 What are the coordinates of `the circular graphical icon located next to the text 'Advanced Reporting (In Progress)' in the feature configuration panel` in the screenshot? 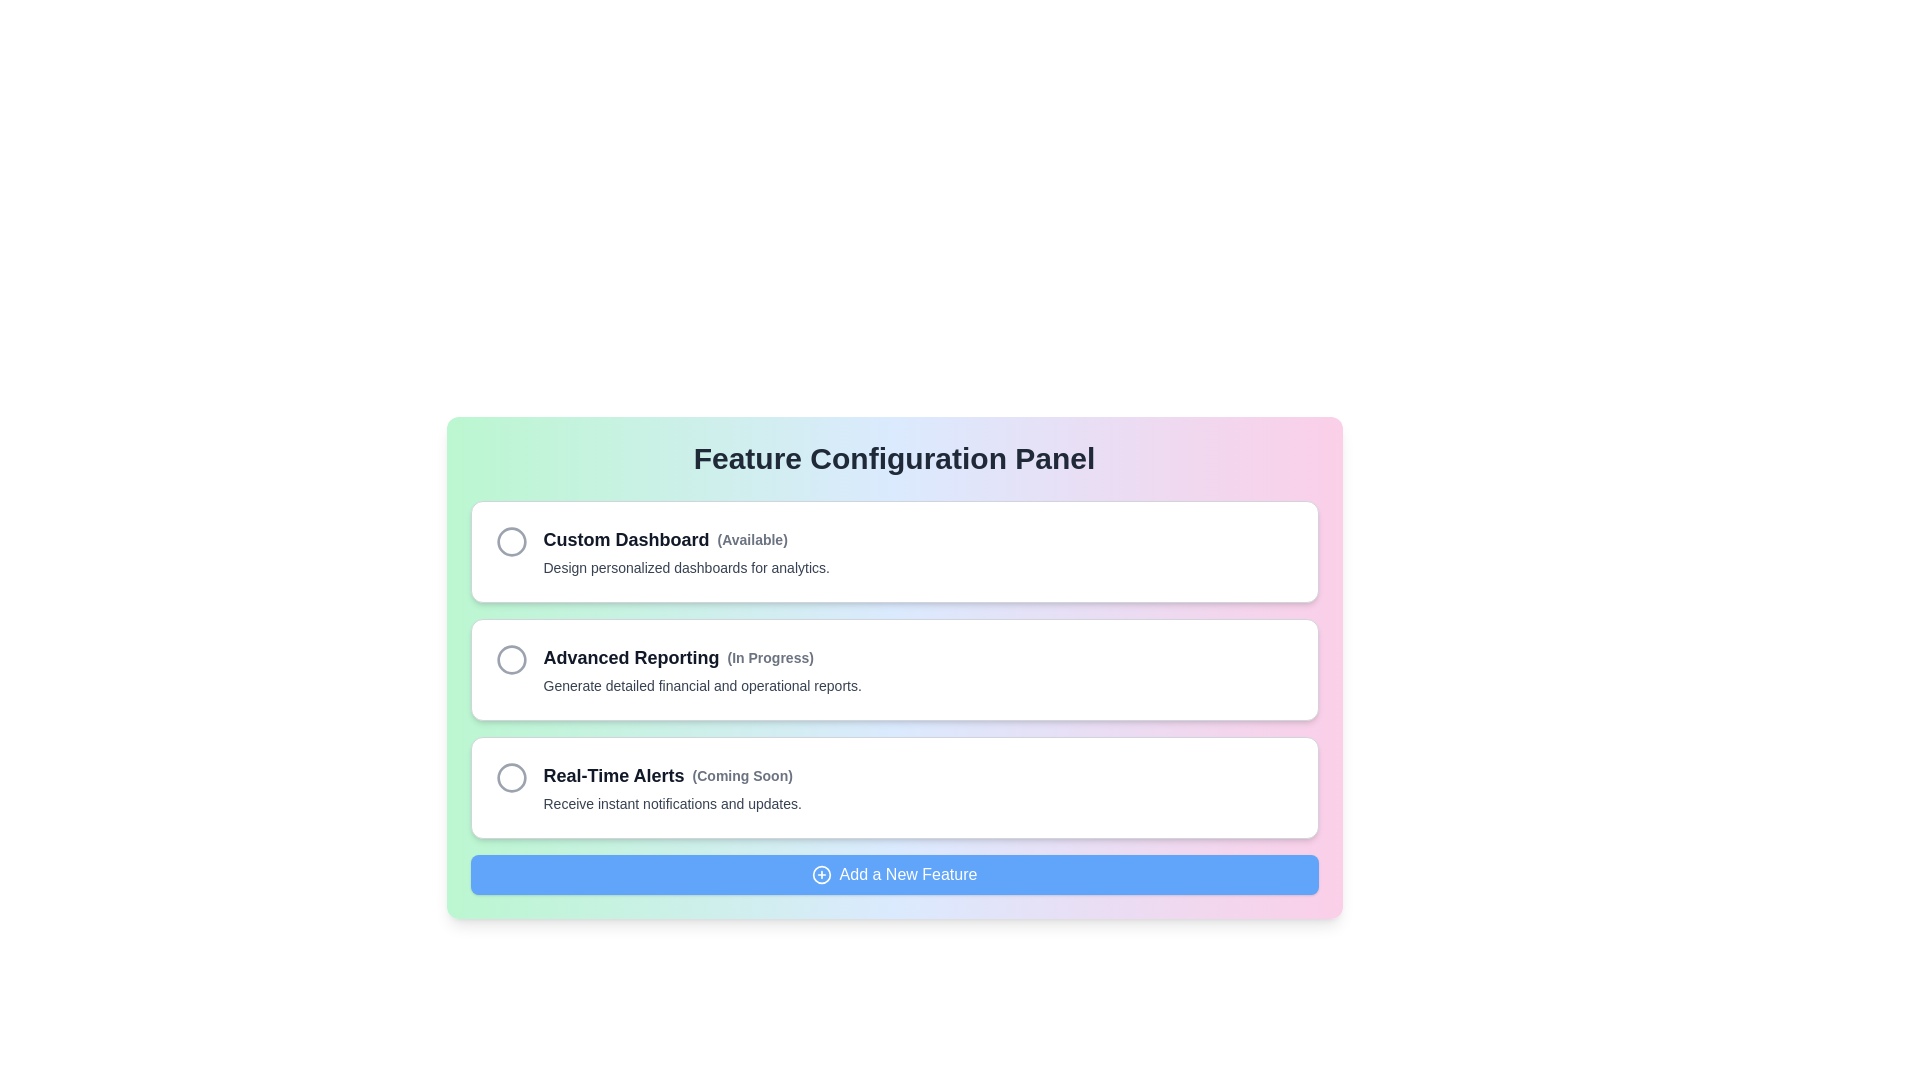 It's located at (511, 659).